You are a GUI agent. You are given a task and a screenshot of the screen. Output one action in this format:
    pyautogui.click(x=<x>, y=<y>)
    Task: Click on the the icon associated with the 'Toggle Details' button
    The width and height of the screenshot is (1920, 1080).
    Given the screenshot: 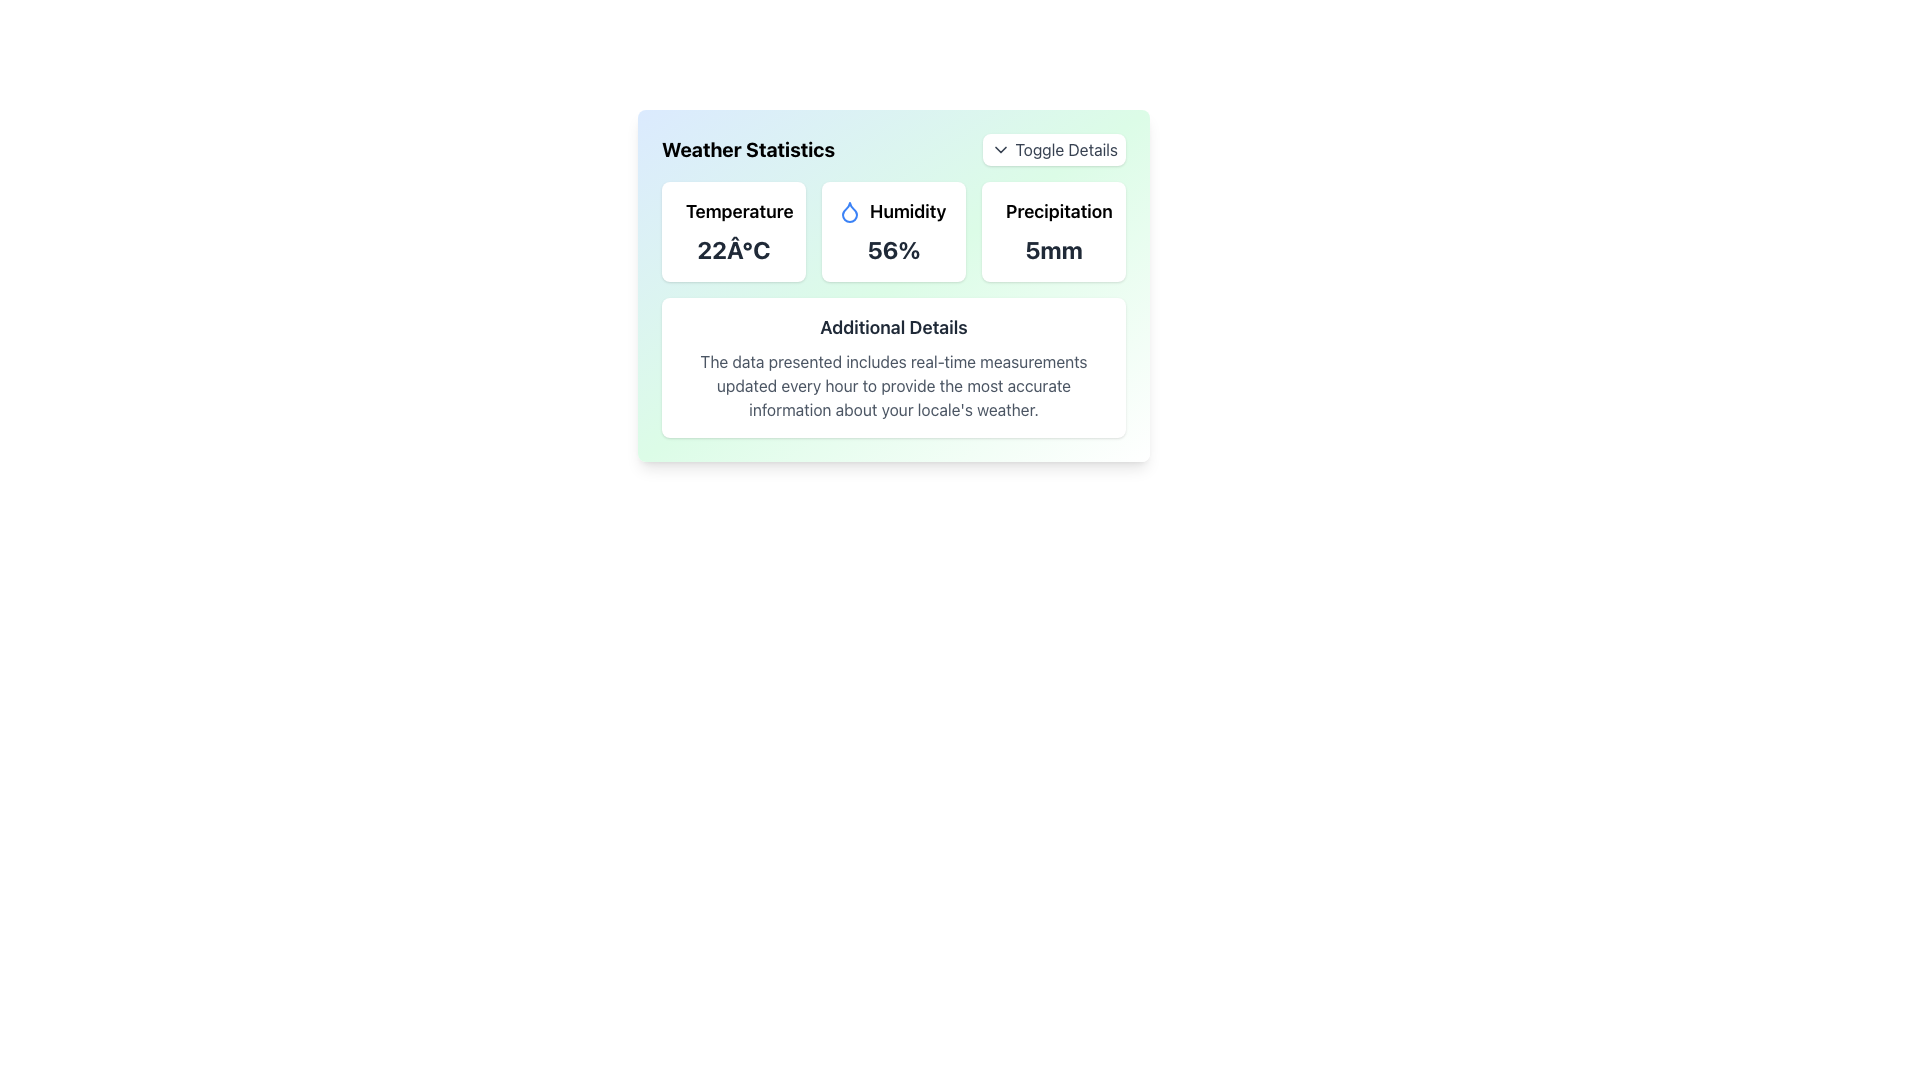 What is the action you would take?
    pyautogui.click(x=1001, y=149)
    